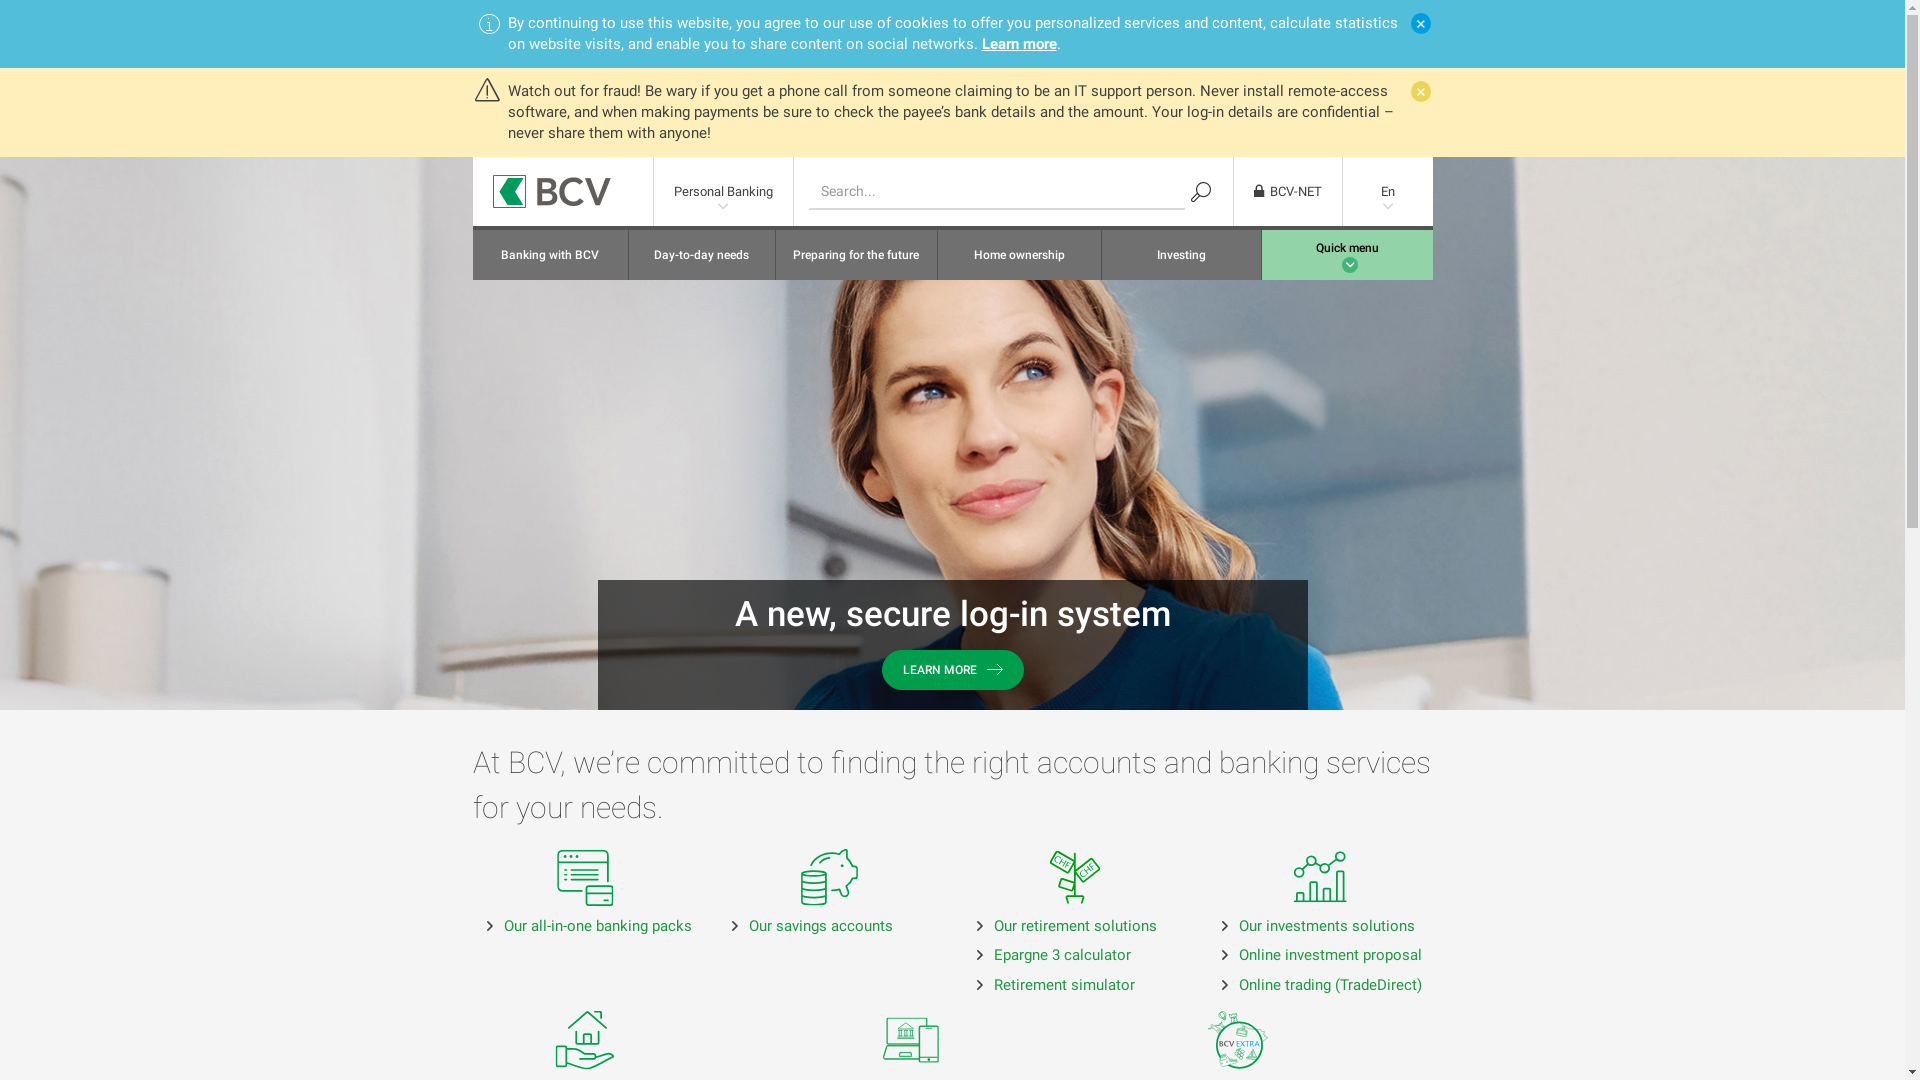 The image size is (1920, 1080). Describe the element at coordinates (722, 191) in the screenshot. I see `'Personal Banking'` at that location.